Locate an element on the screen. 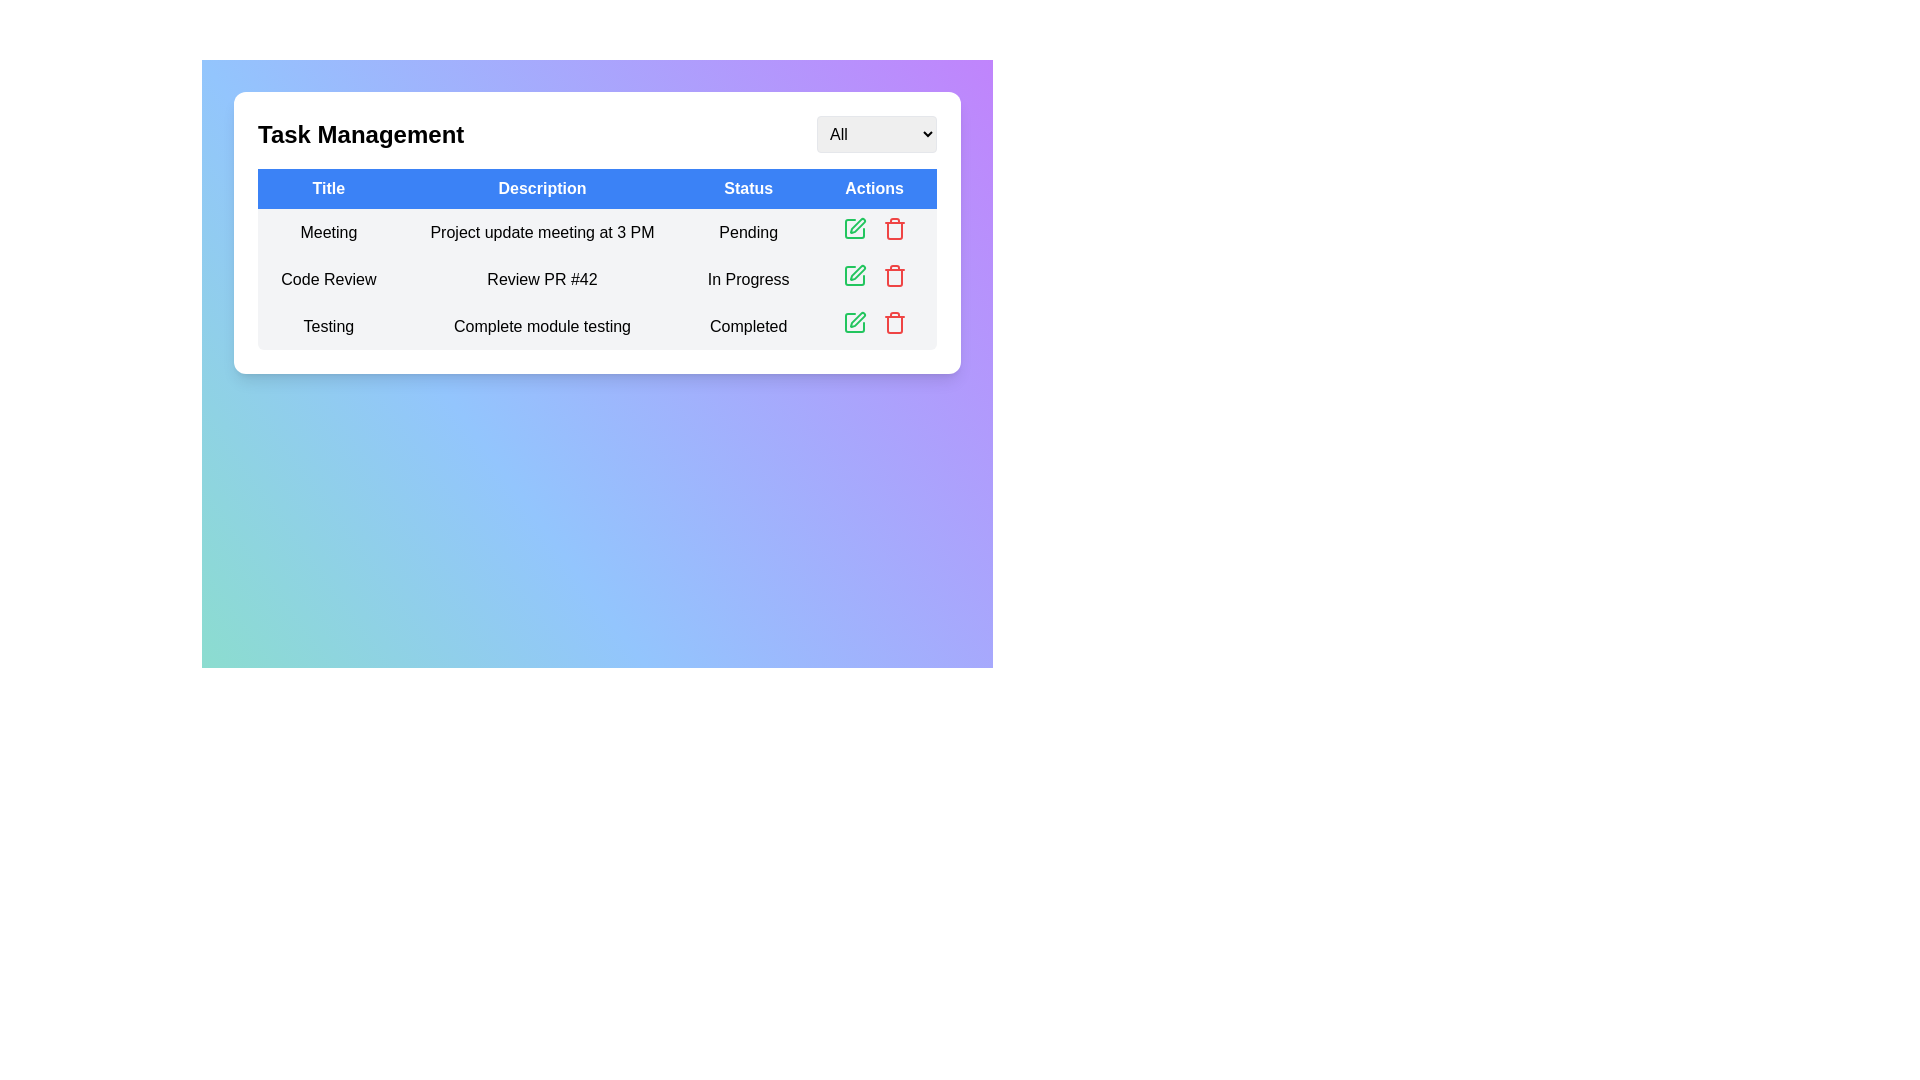 Image resolution: width=1920 pixels, height=1080 pixels. the 'edit' button located in the 'Actions' column of the task management table for the 'Meeting' task to initiate editing the task details is located at coordinates (854, 227).